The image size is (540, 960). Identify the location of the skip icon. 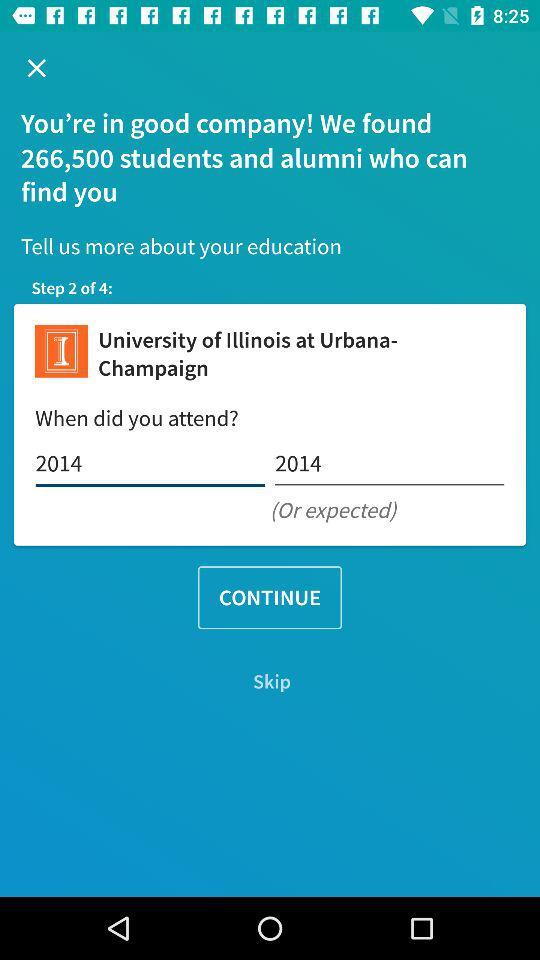
(270, 681).